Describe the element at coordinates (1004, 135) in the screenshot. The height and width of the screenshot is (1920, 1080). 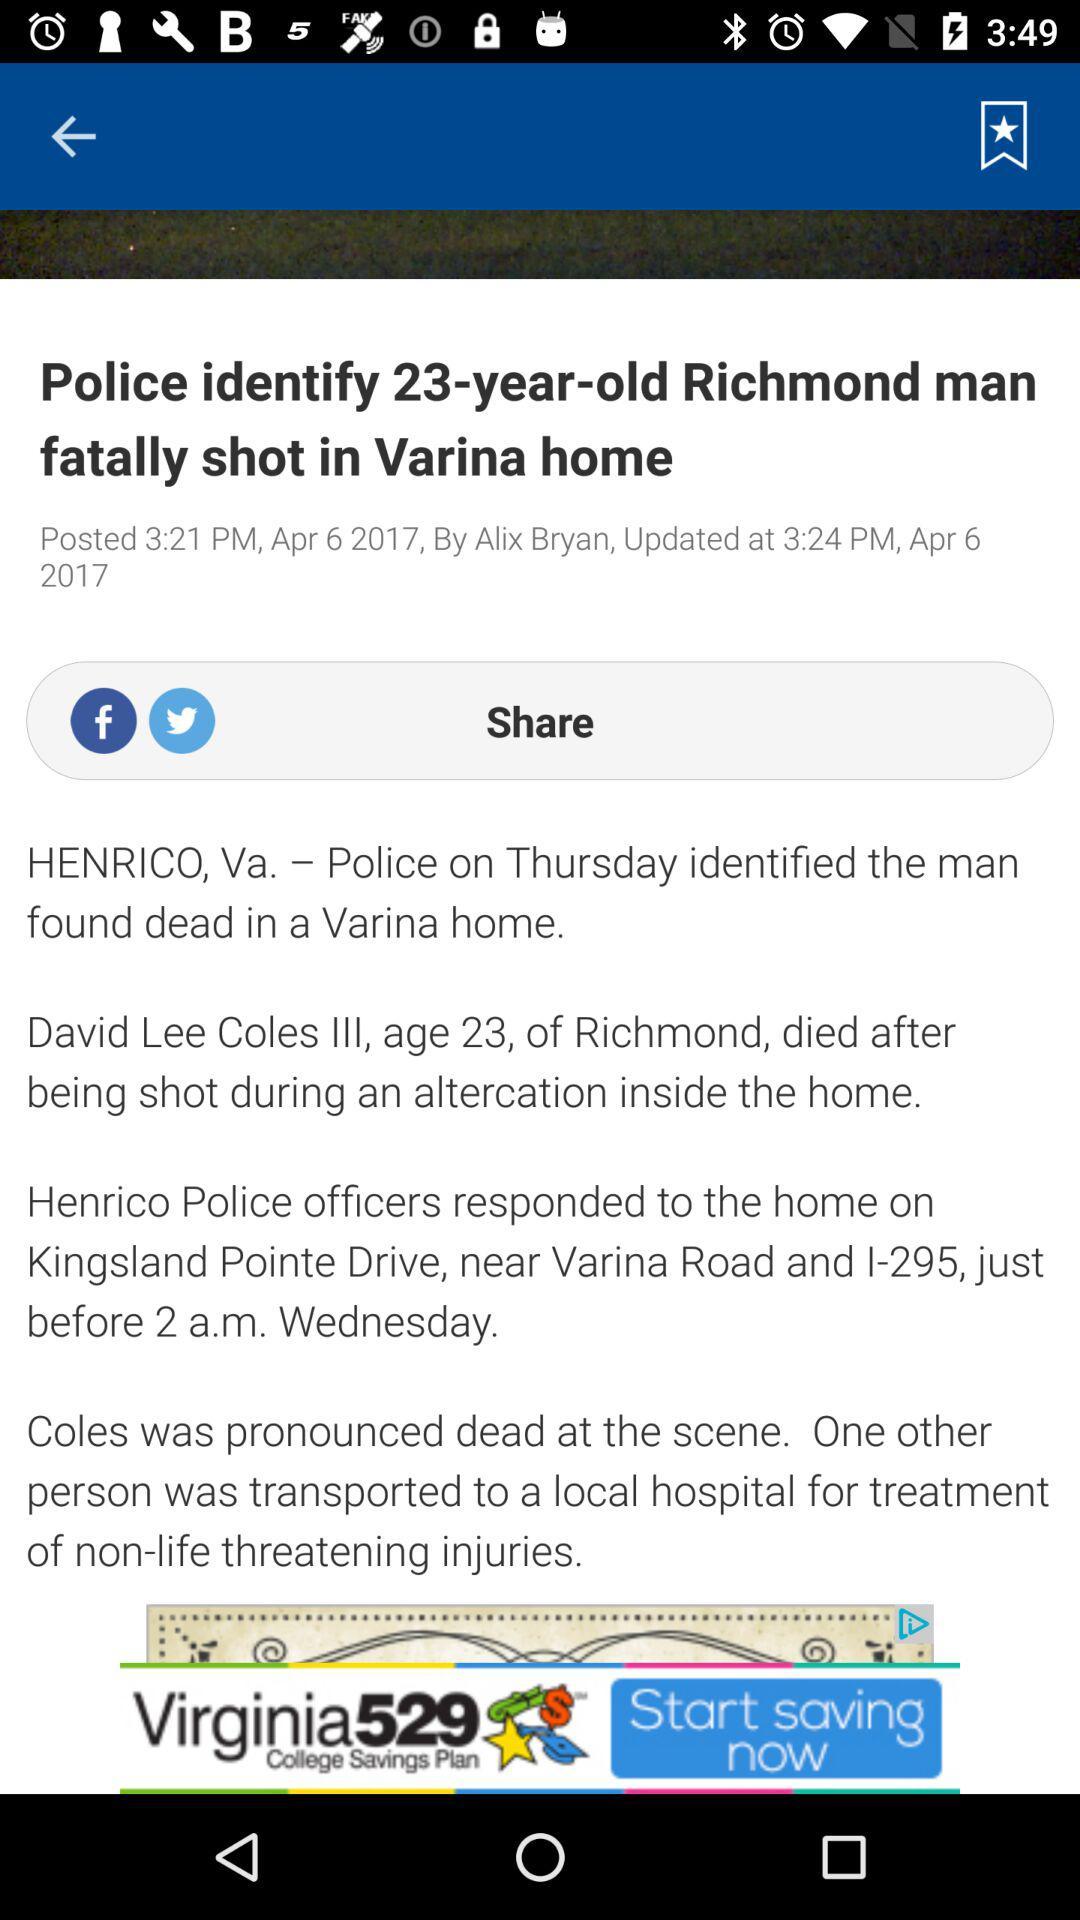
I see `the bookmark icon` at that location.